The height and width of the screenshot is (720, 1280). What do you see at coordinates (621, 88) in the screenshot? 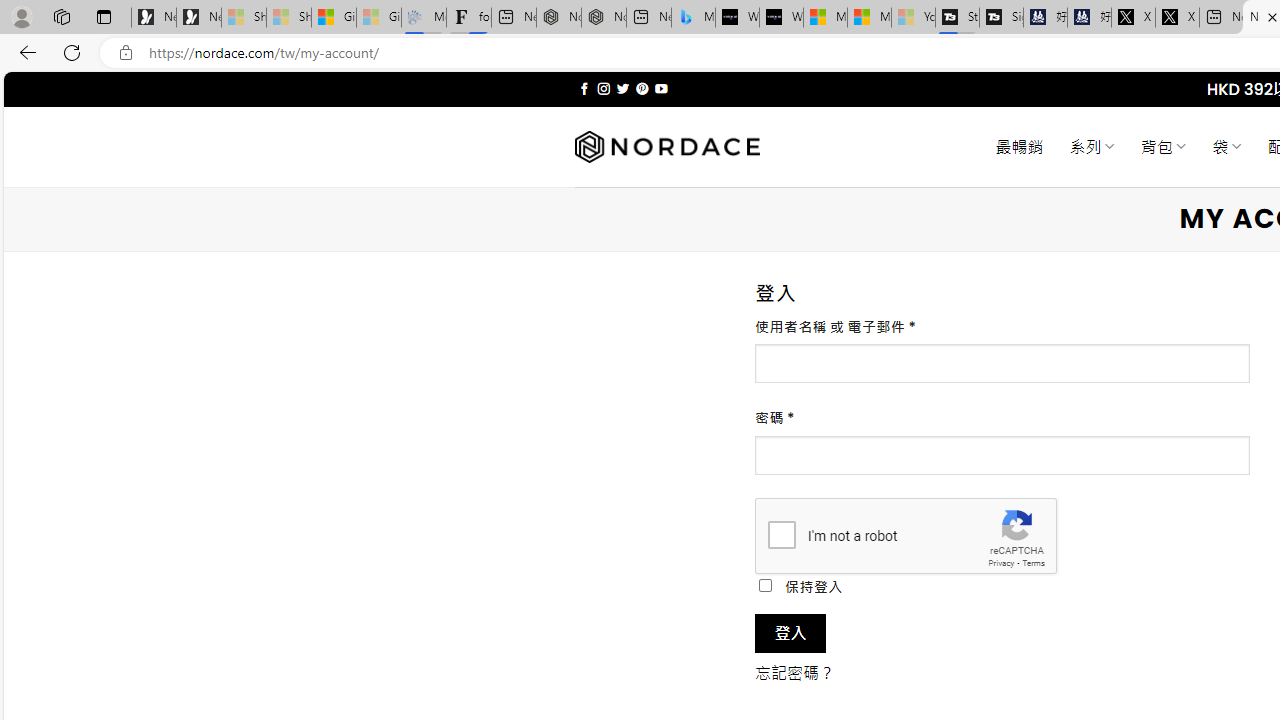
I see `'Follow on Twitter'` at bounding box center [621, 88].